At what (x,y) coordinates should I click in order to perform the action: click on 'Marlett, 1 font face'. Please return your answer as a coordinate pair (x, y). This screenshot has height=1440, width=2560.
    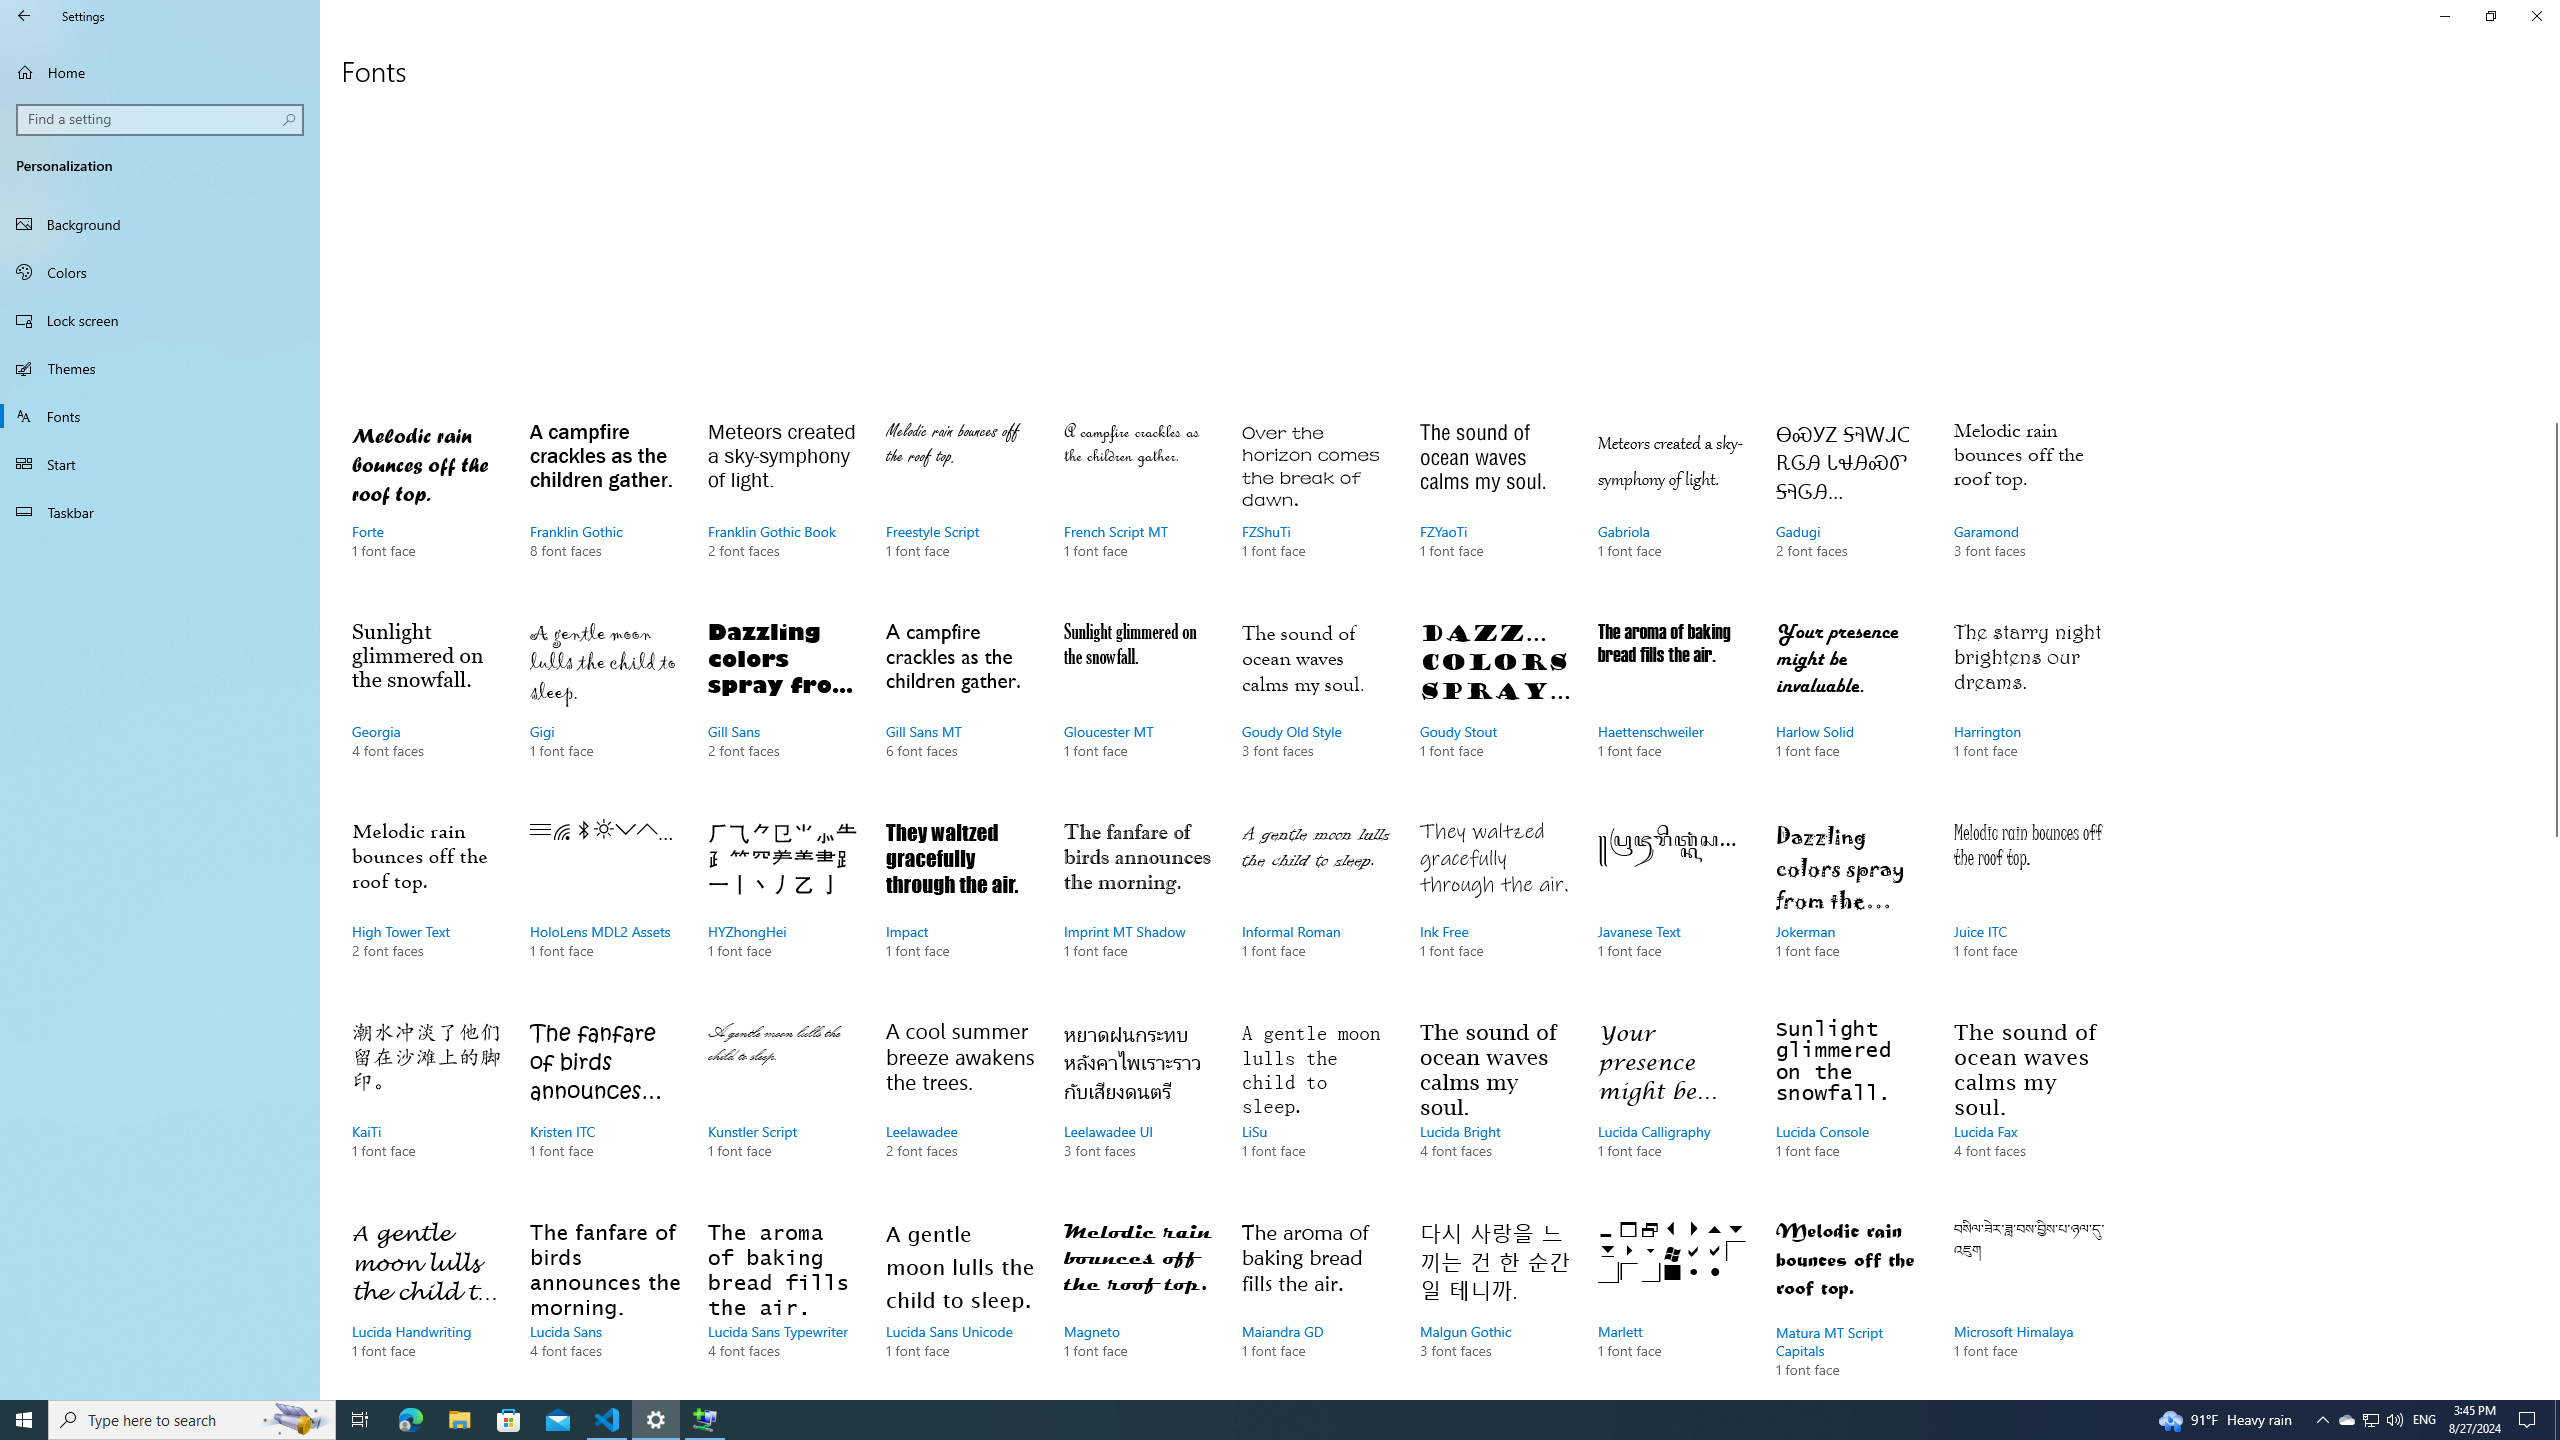
    Looking at the image, I should click on (1671, 1303).